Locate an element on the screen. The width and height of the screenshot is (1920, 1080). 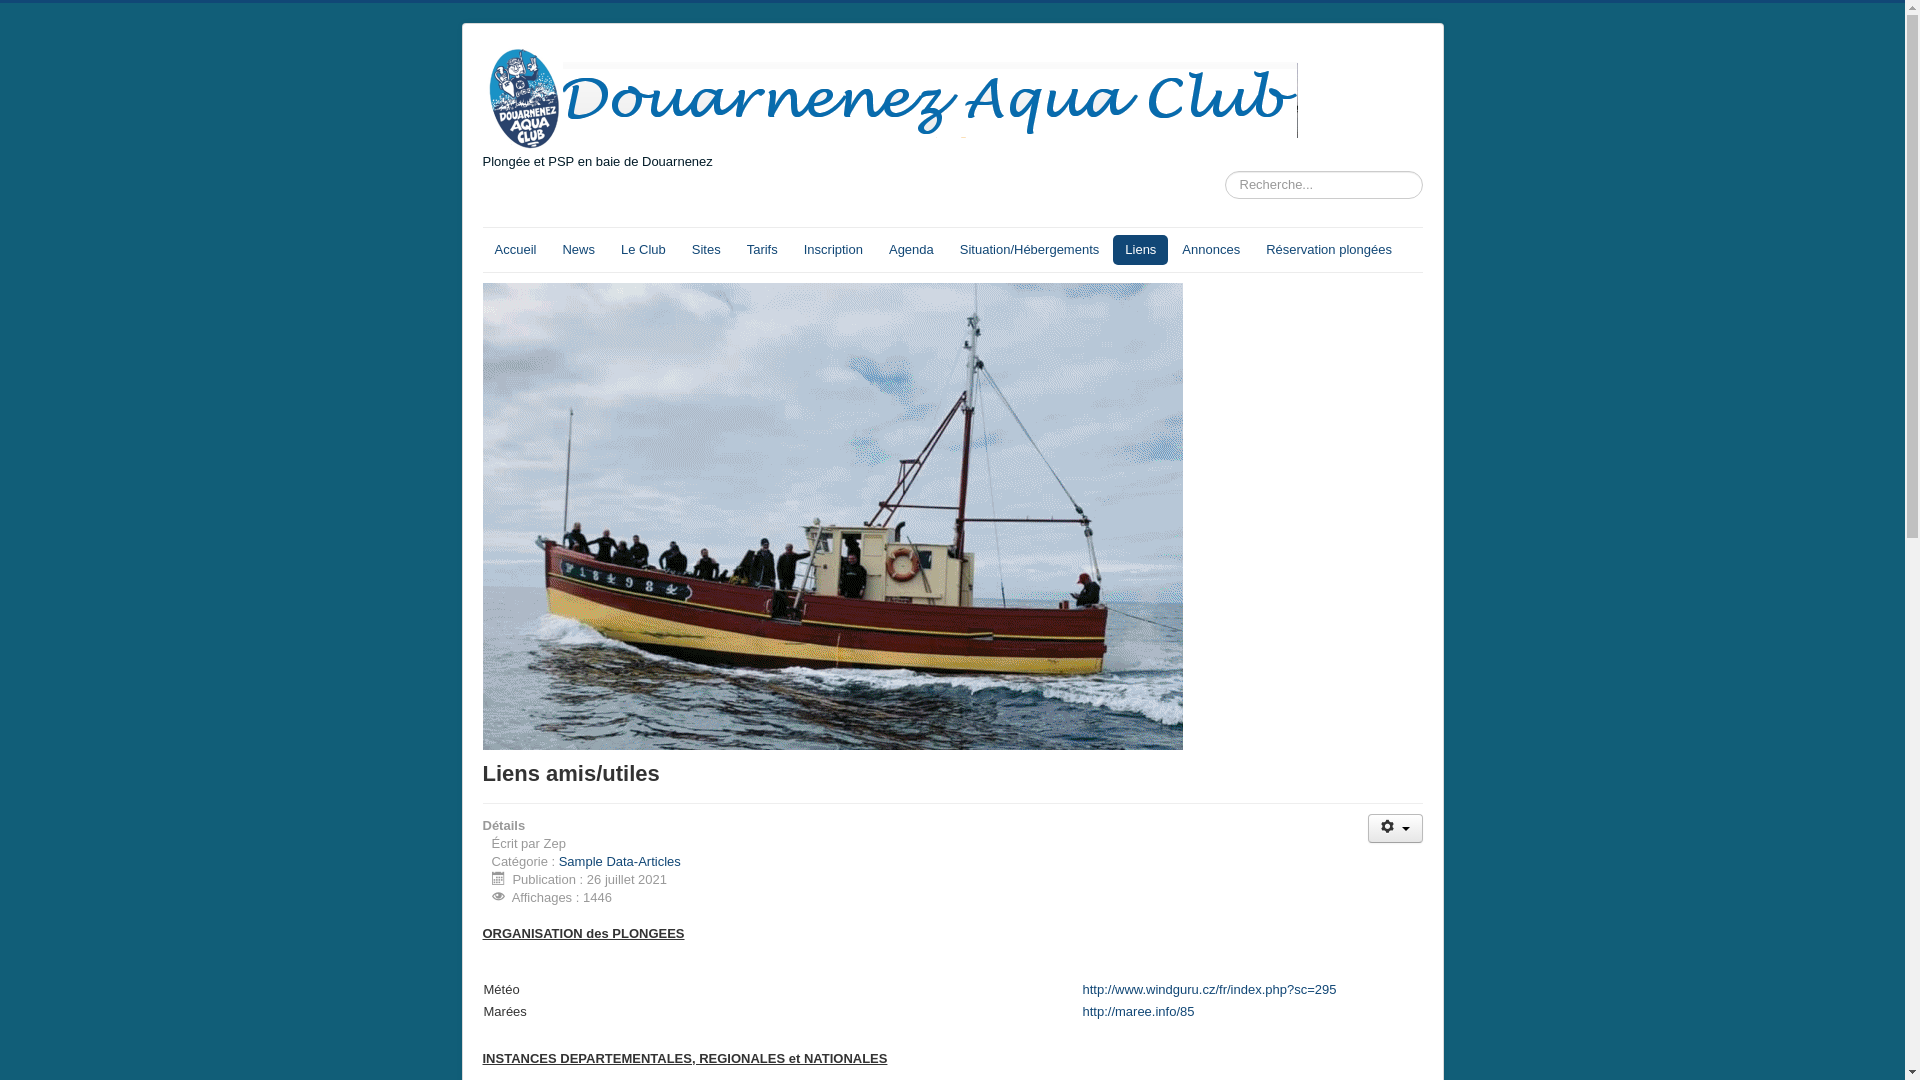
'Annonces' is located at coordinates (1170, 249).